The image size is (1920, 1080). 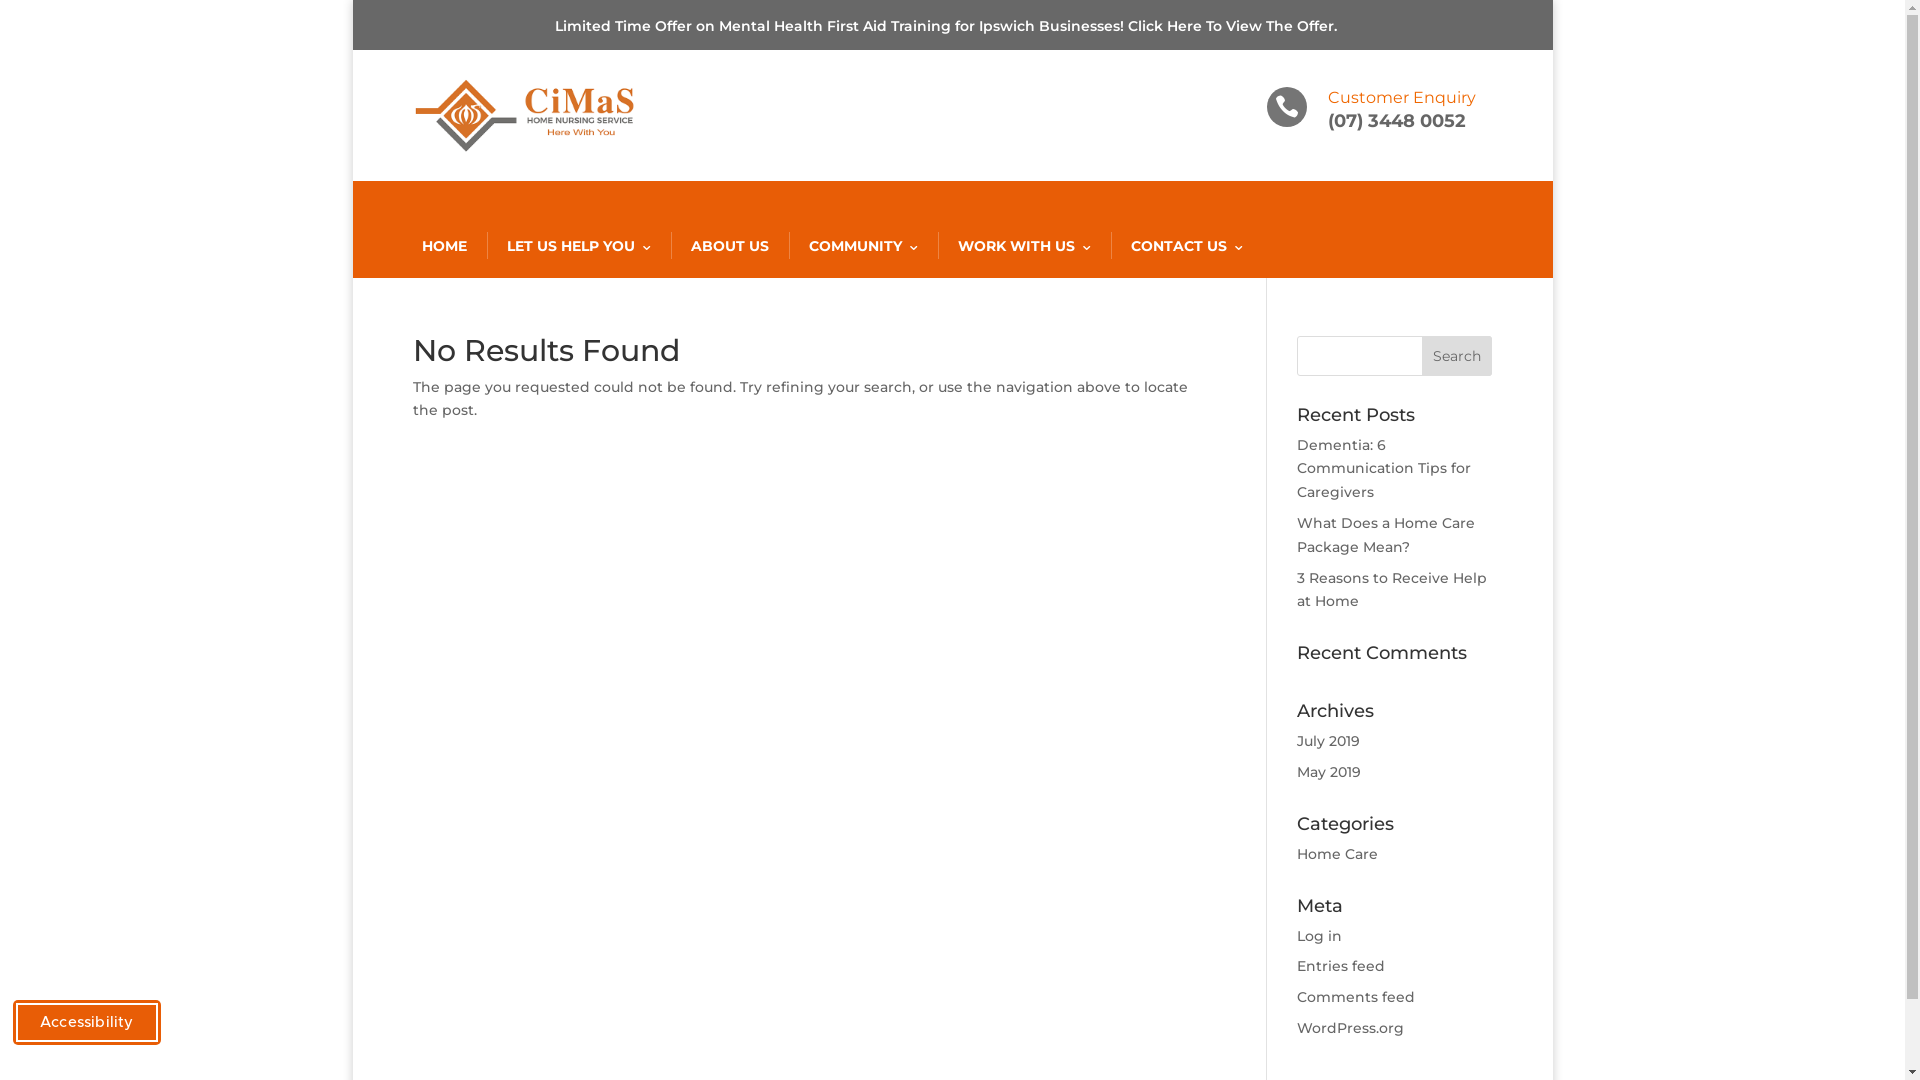 I want to click on 'Entries feed', so click(x=1340, y=964).